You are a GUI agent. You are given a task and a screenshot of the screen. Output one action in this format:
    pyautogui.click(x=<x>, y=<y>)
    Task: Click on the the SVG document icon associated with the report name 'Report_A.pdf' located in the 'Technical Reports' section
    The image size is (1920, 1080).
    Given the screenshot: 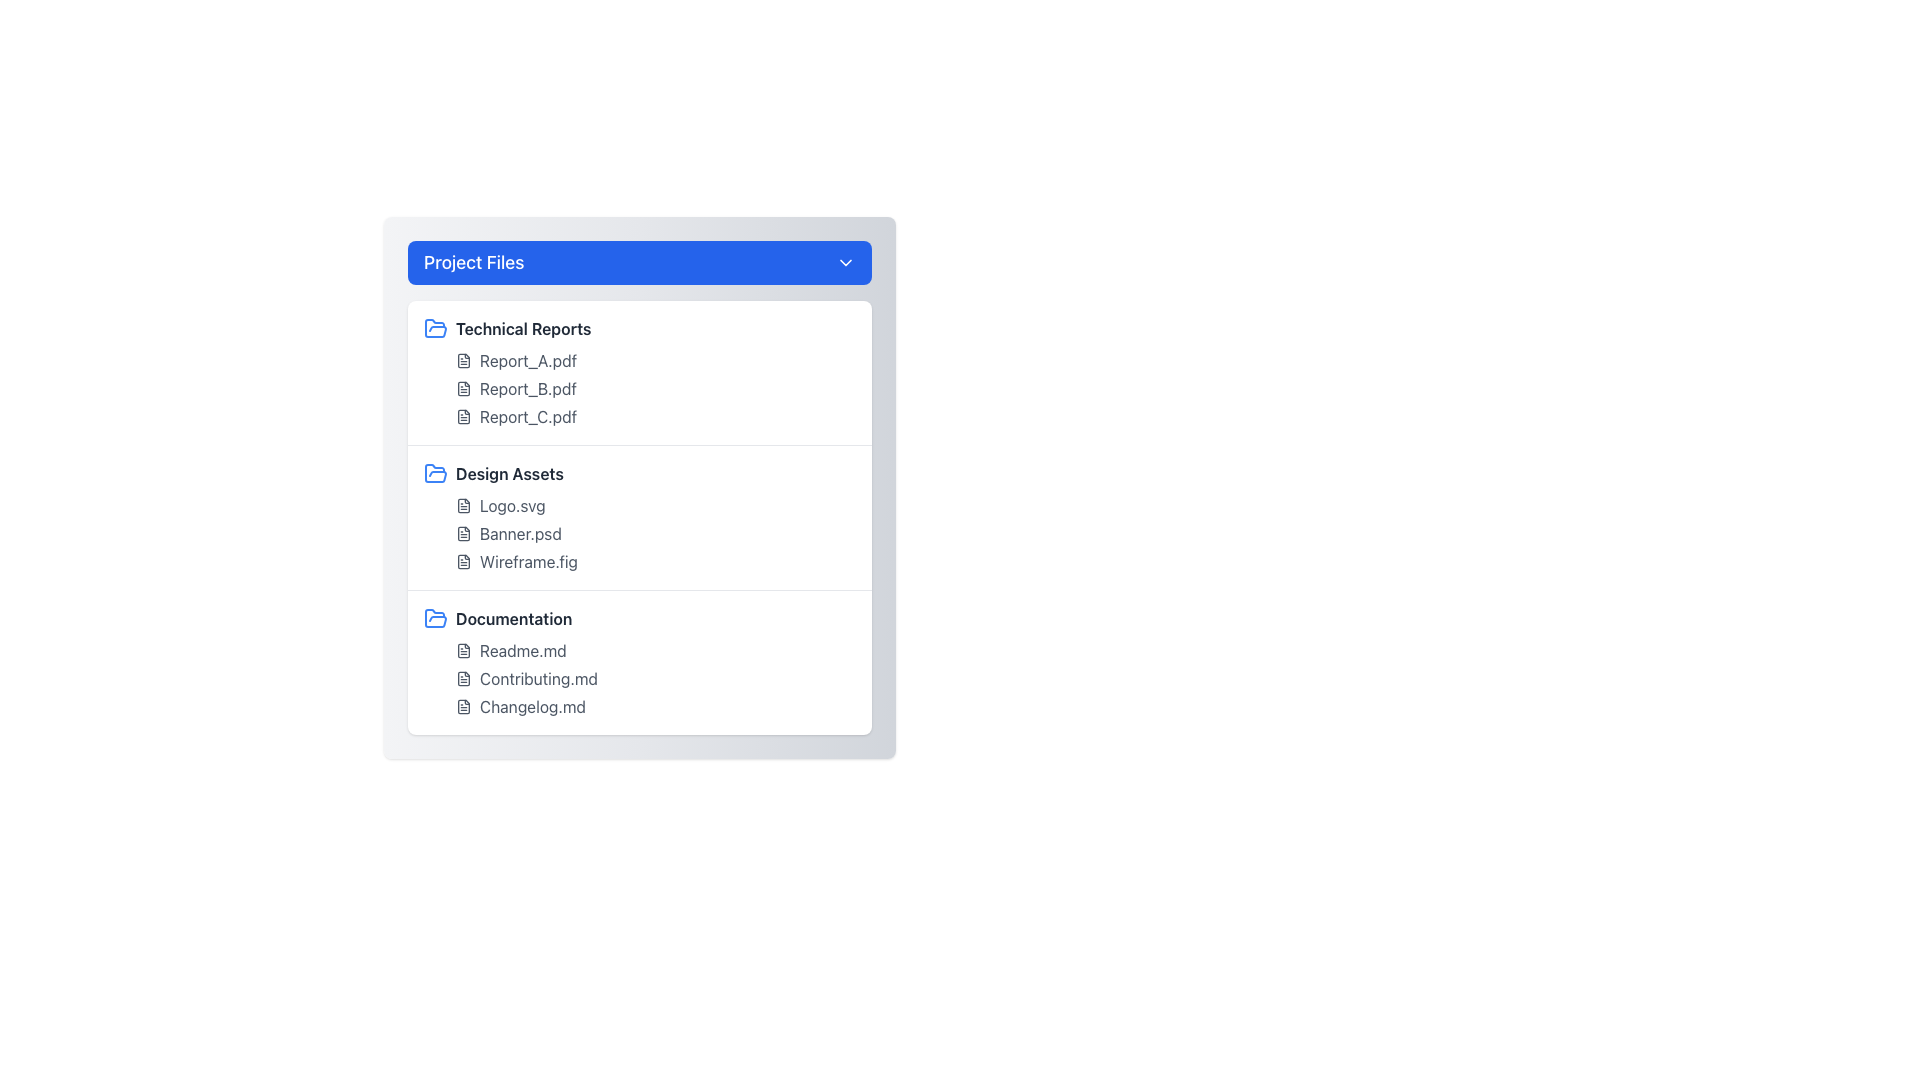 What is the action you would take?
    pyautogui.click(x=463, y=361)
    